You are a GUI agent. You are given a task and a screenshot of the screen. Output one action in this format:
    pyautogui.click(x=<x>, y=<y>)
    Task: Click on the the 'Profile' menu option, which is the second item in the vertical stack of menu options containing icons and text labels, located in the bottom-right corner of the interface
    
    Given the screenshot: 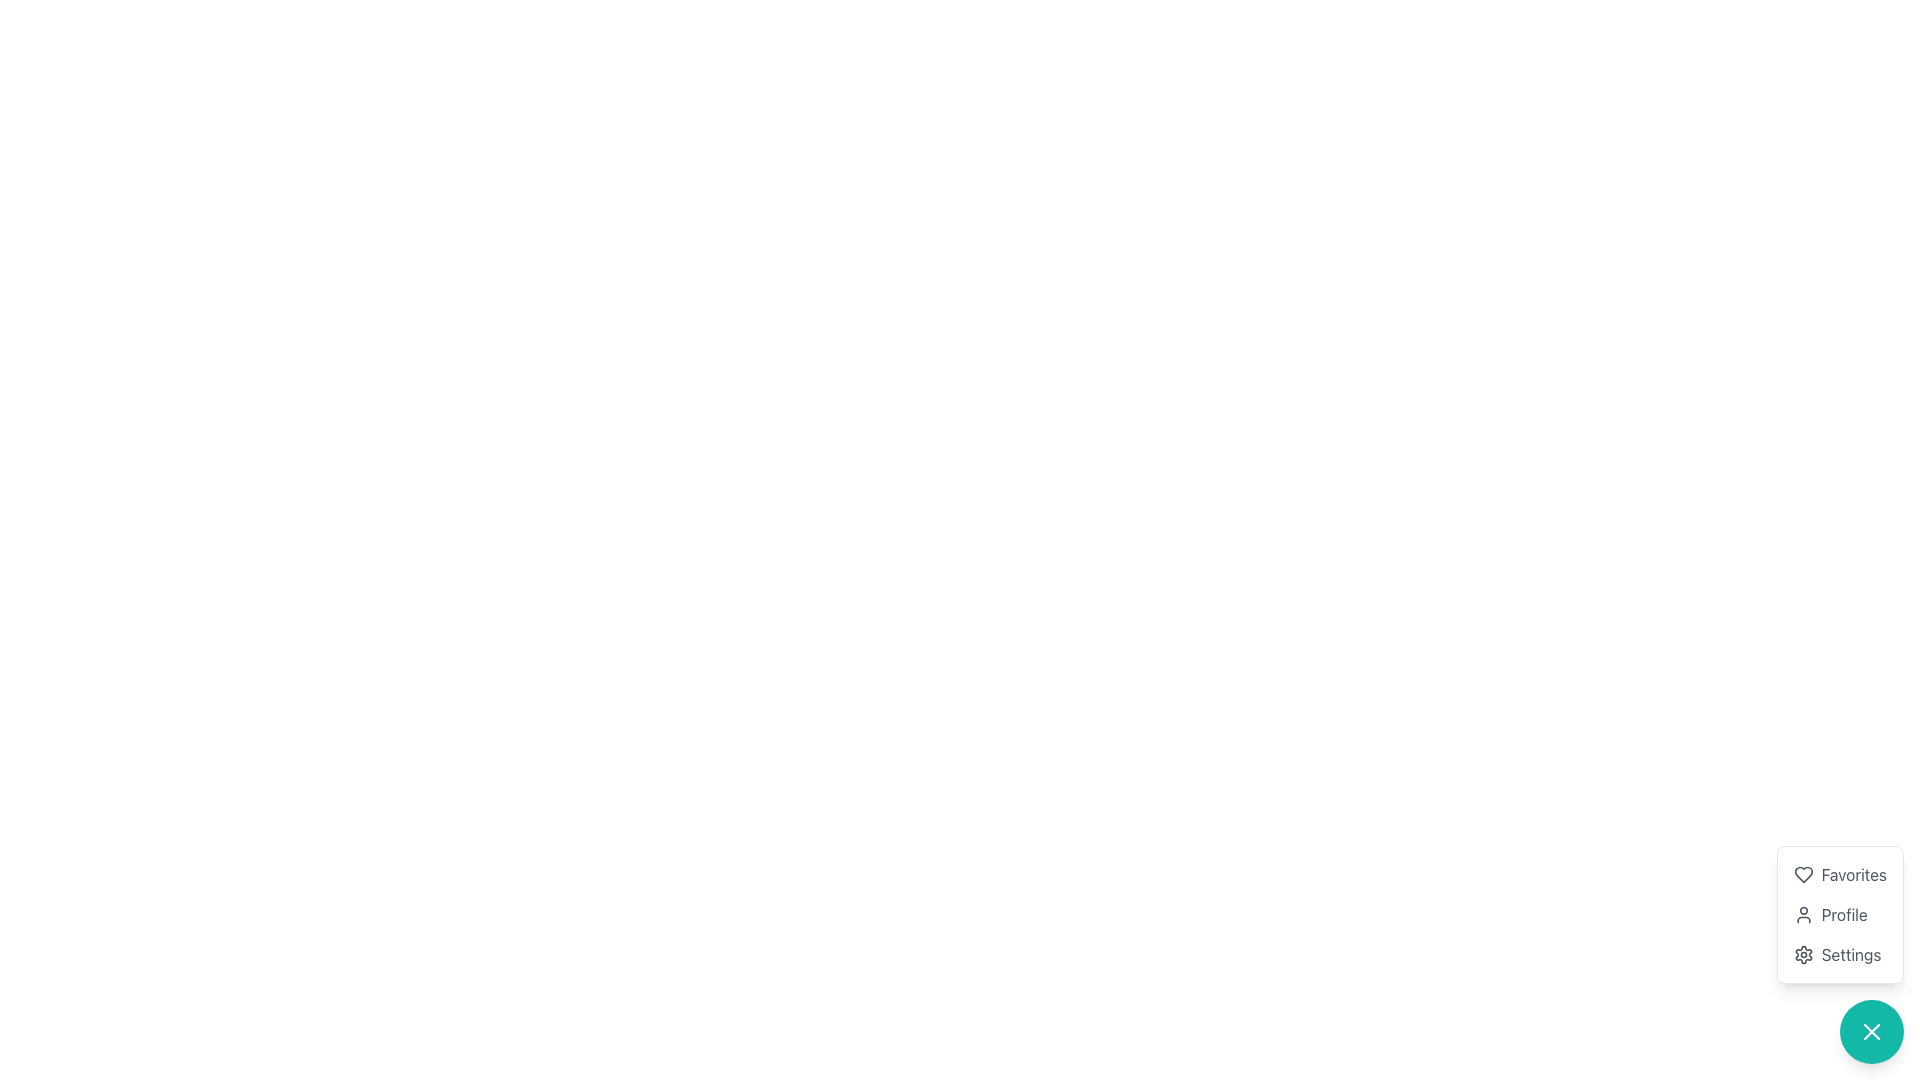 What is the action you would take?
    pyautogui.click(x=1840, y=914)
    